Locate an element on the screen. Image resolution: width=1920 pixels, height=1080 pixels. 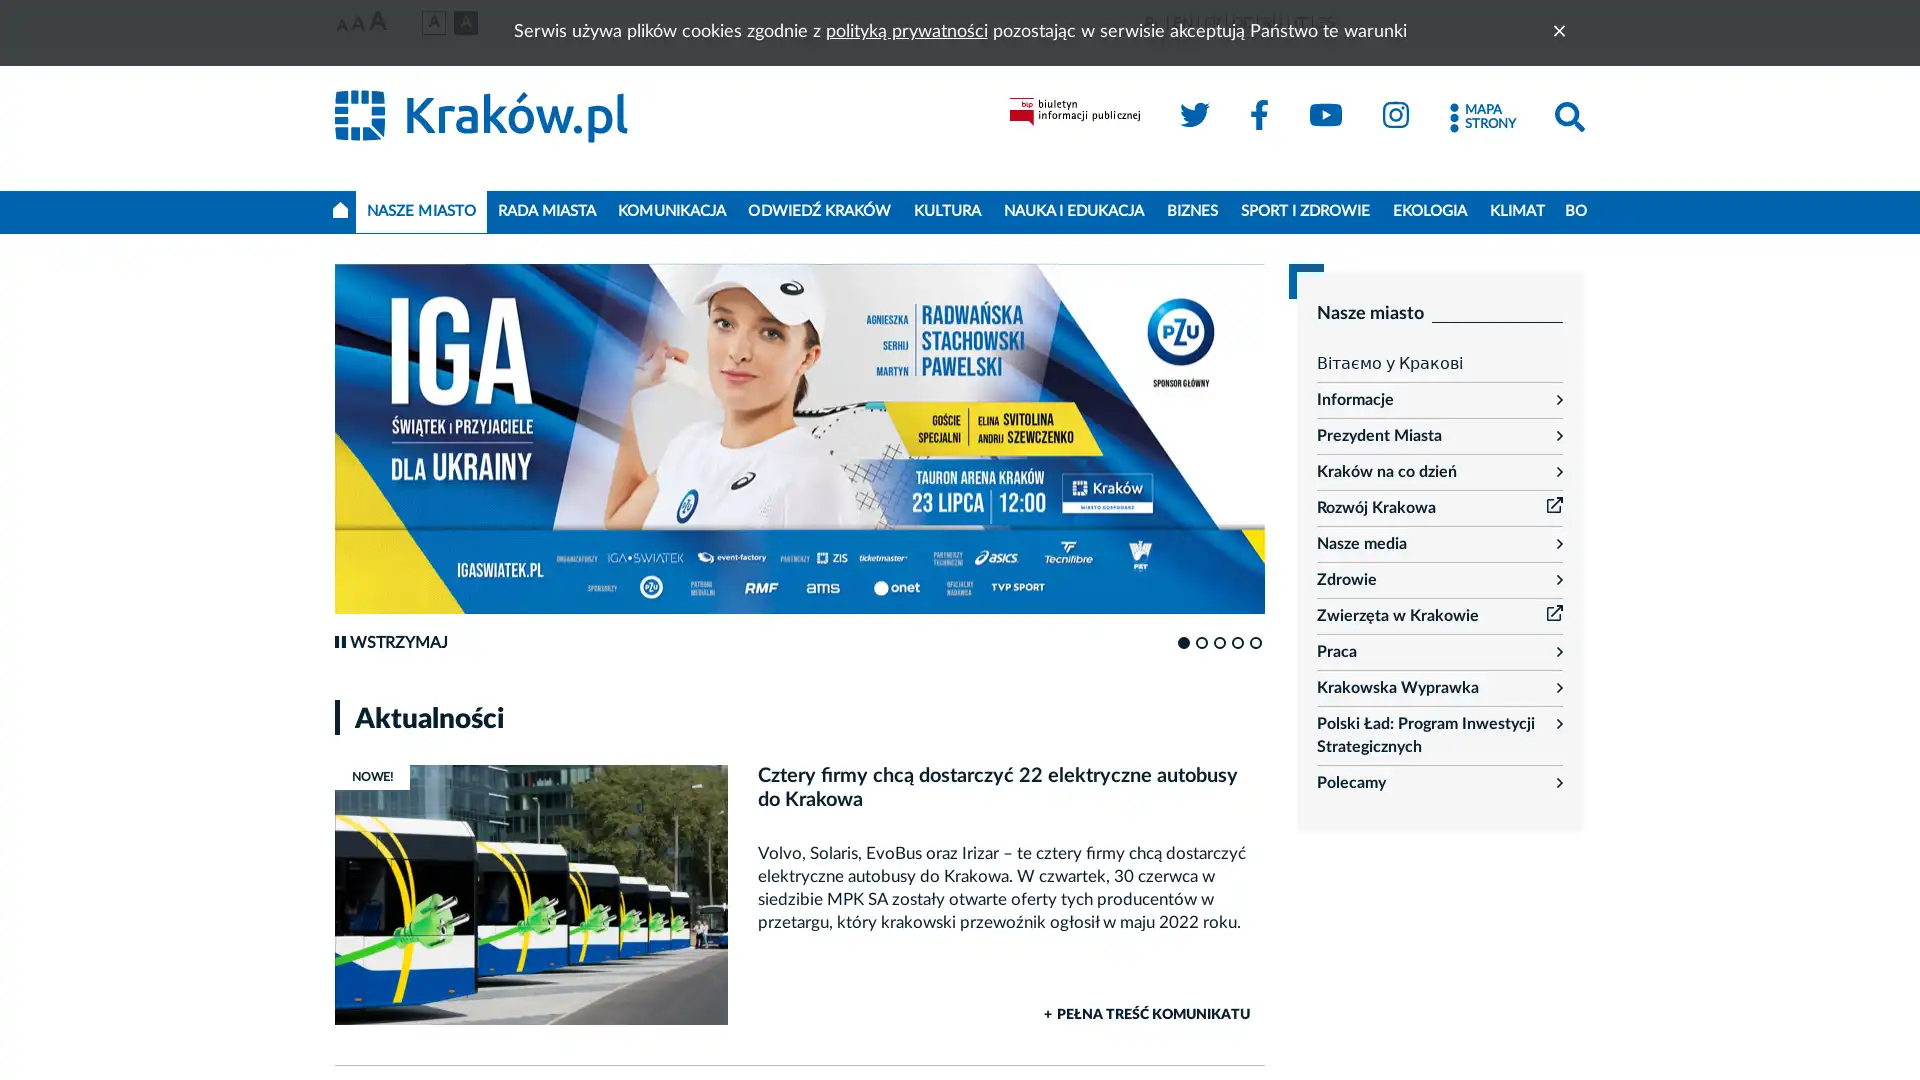
Srednia czcionka is located at coordinates (358, 24).